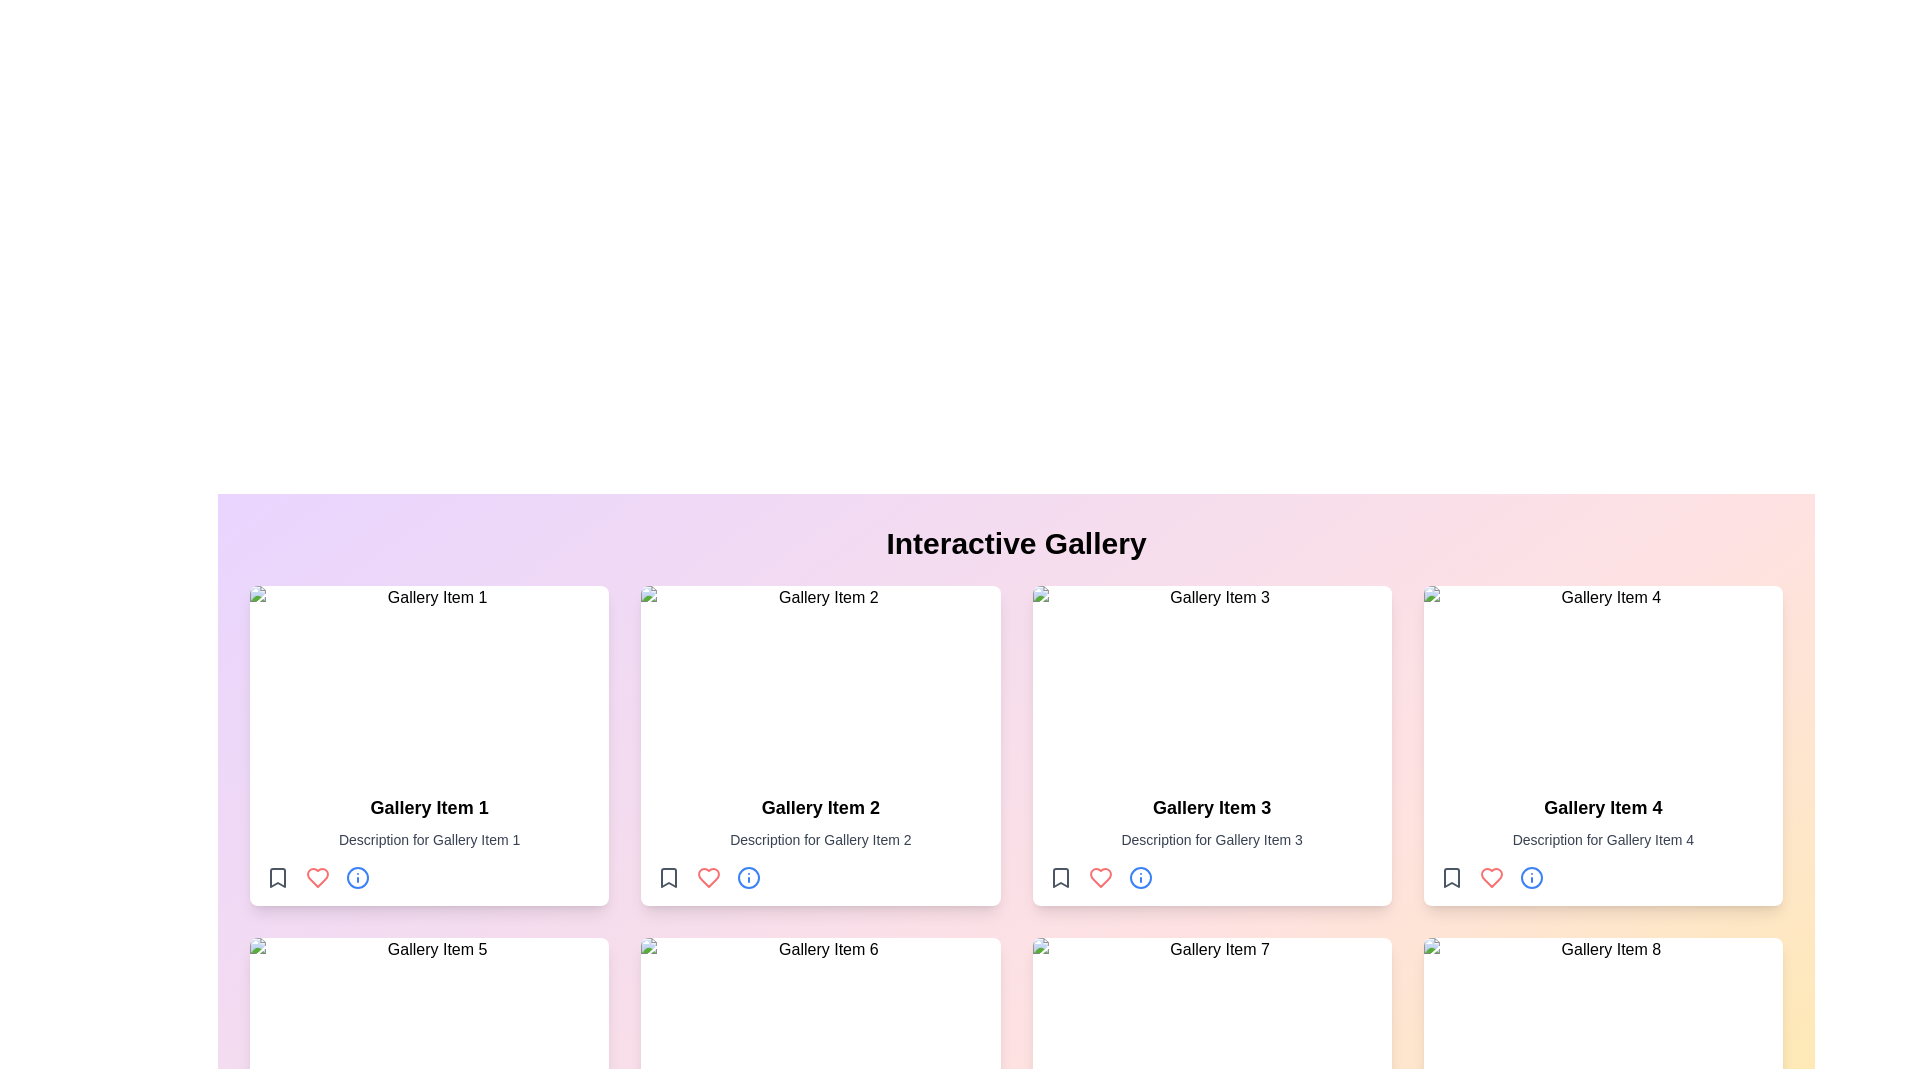  Describe the element at coordinates (669, 877) in the screenshot. I see `the gray bookmark icon located as the first element in a row of icons below the second gallery item` at that location.